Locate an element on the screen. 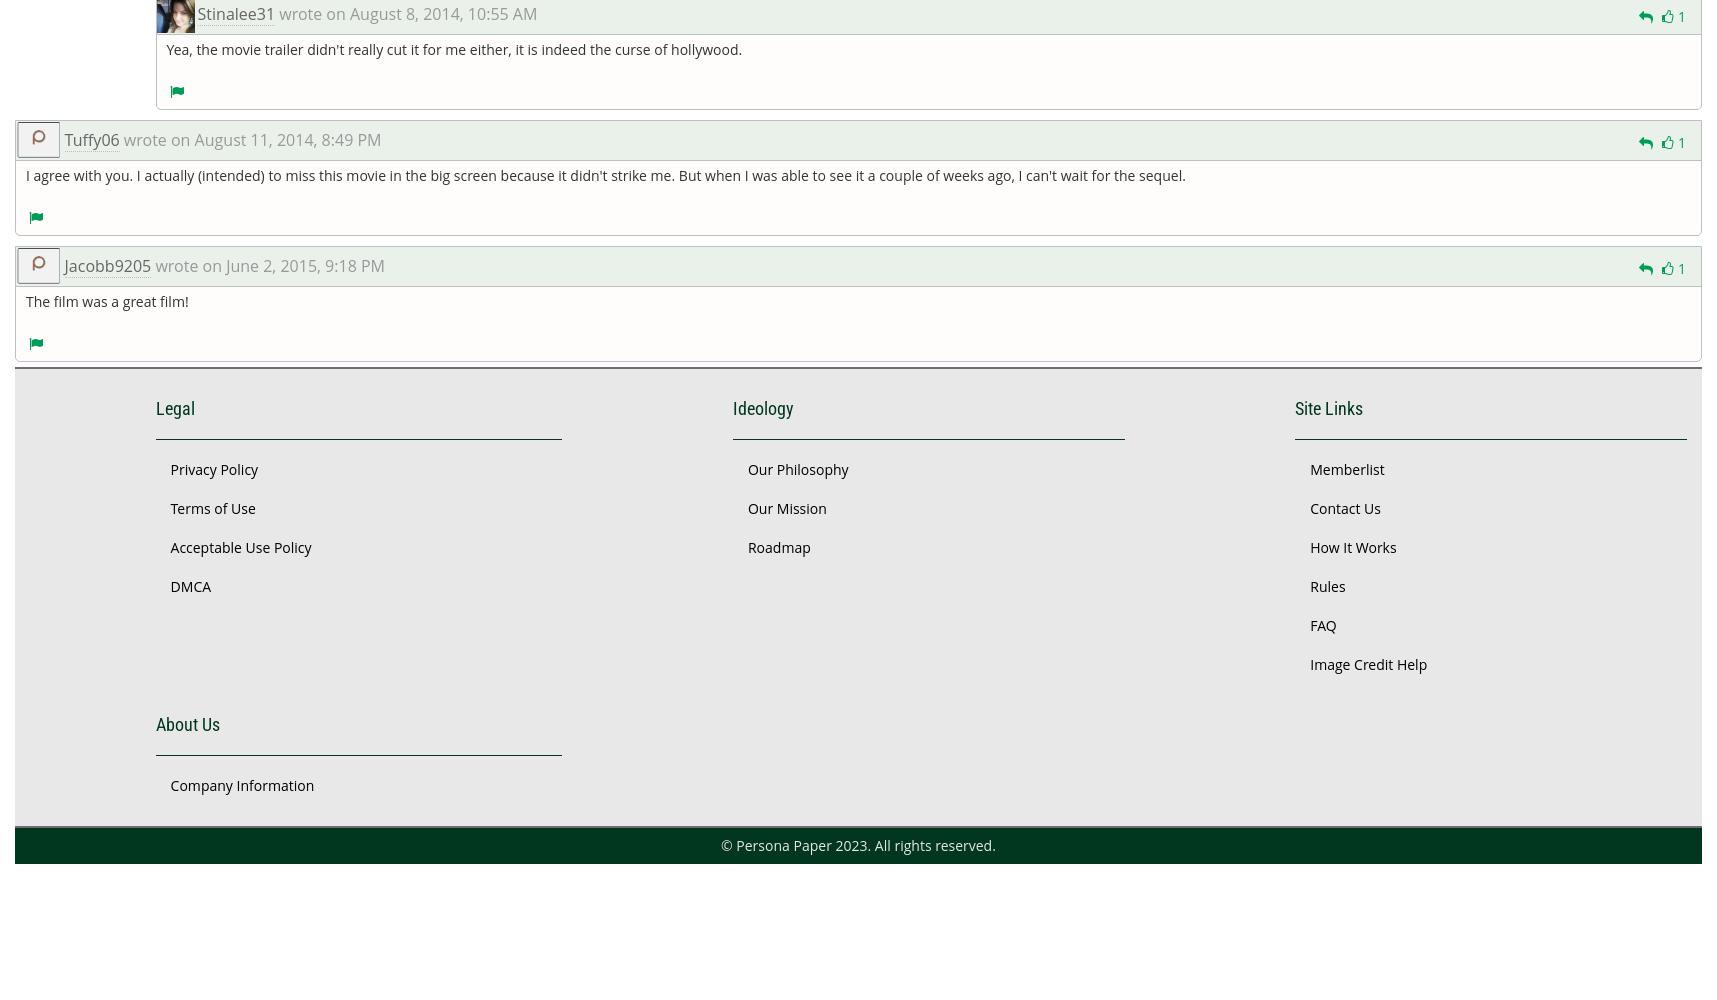  'FAQ' is located at coordinates (1322, 623).